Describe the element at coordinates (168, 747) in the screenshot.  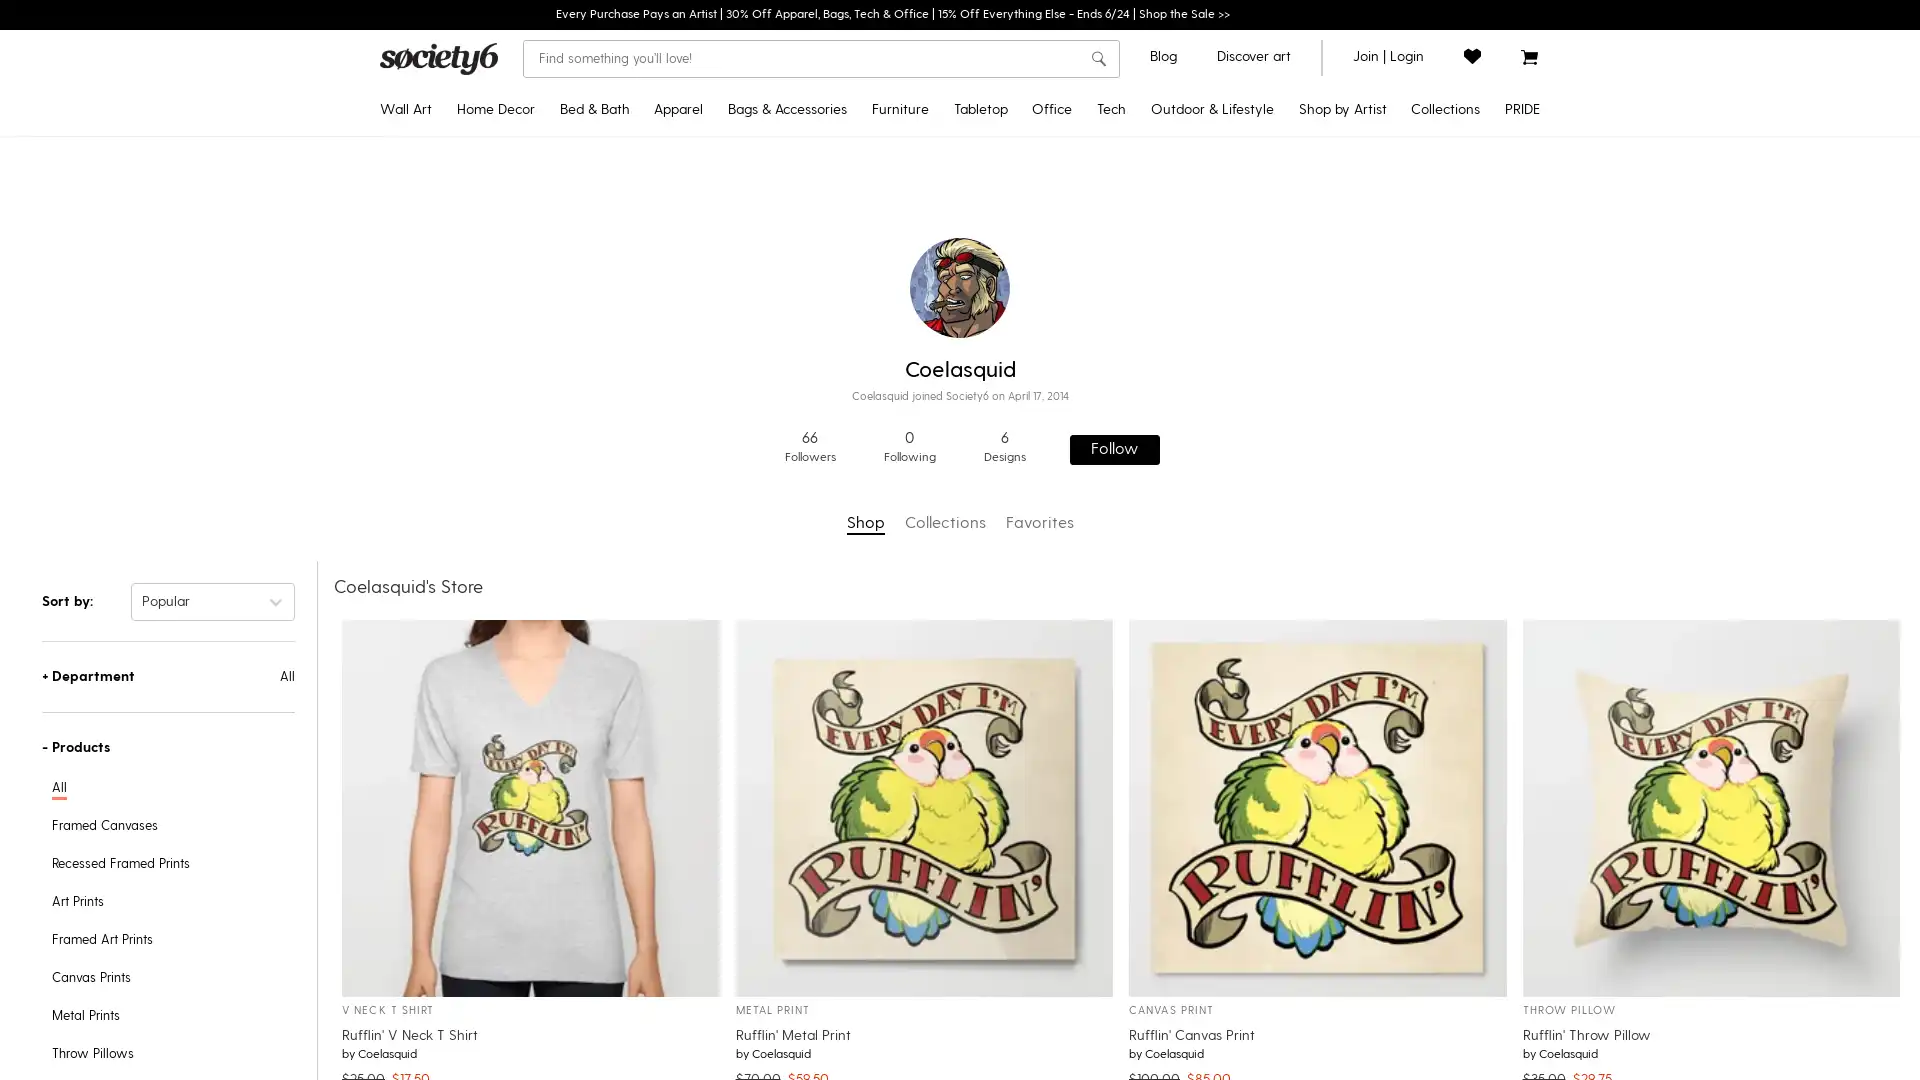
I see `-Products` at that location.